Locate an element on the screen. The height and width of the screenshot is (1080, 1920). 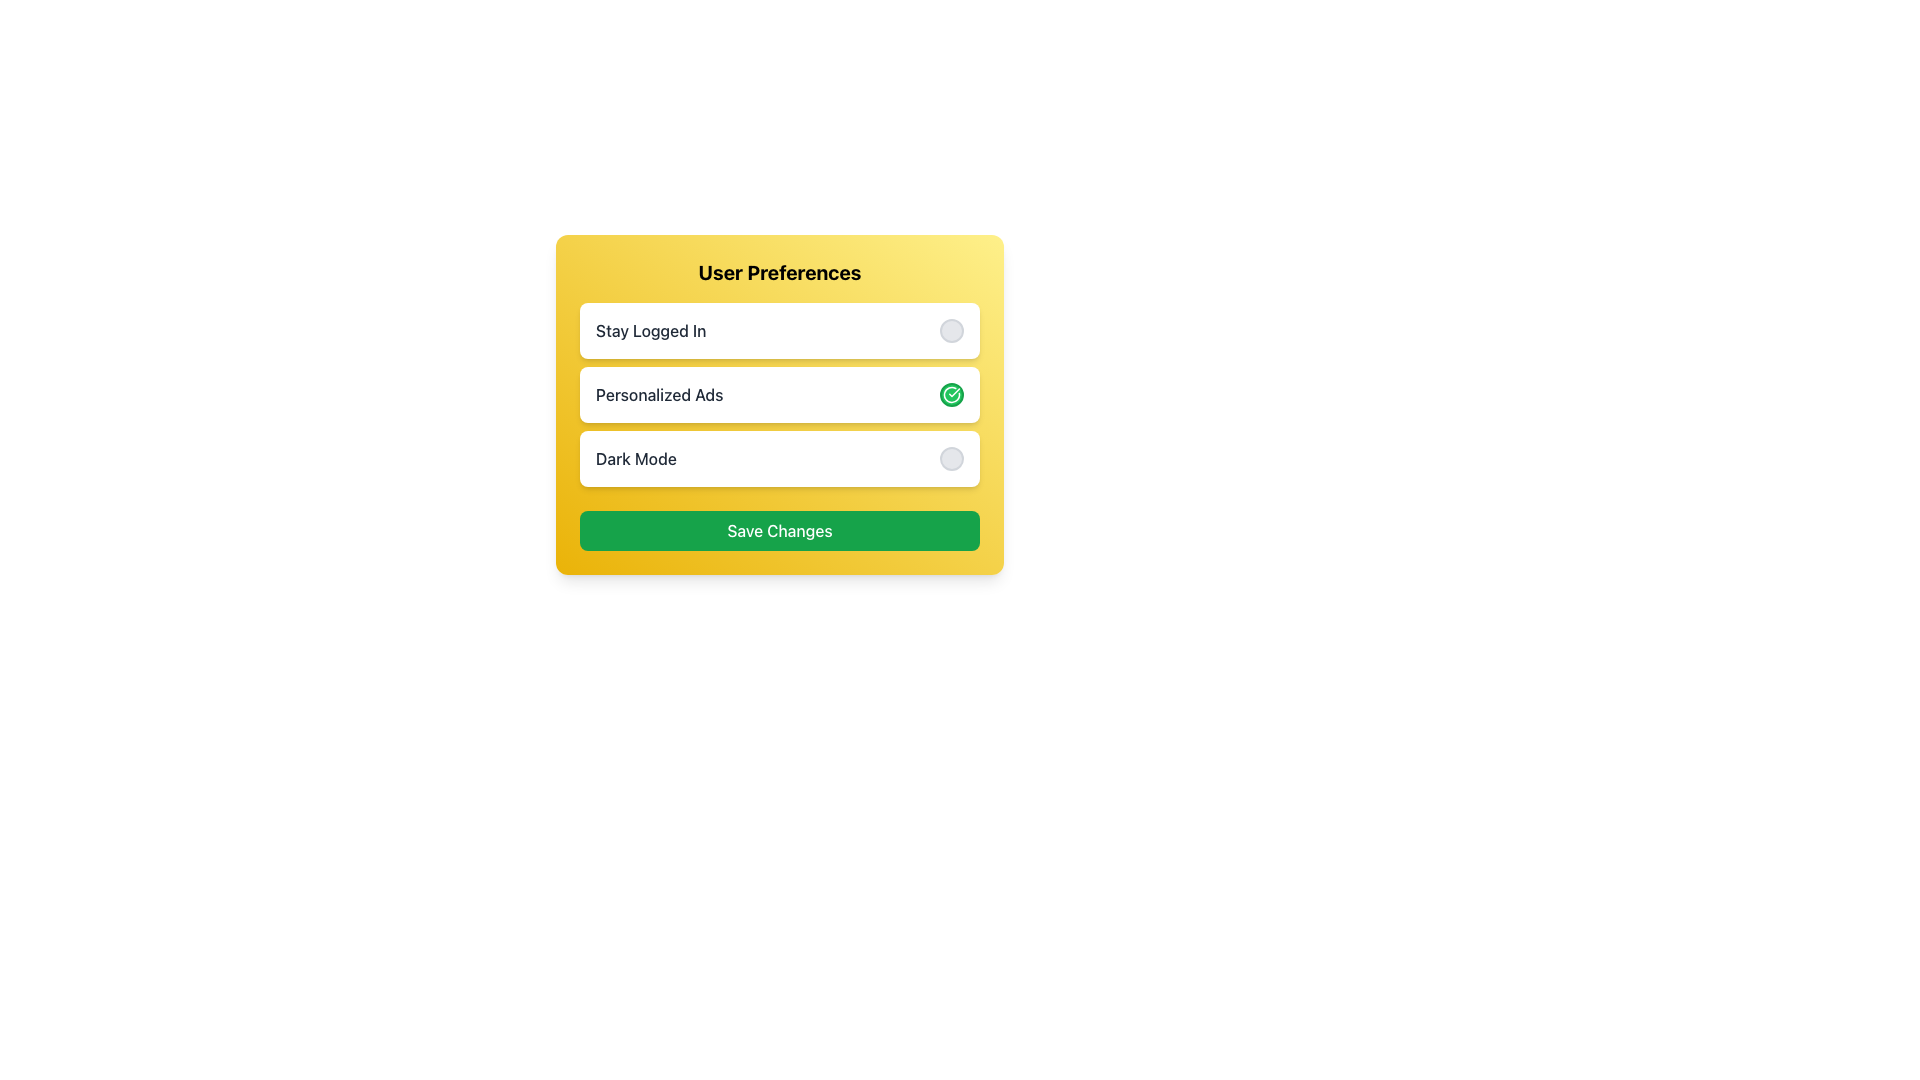
the 'Stay Logged In' option card with radio button is located at coordinates (778, 330).